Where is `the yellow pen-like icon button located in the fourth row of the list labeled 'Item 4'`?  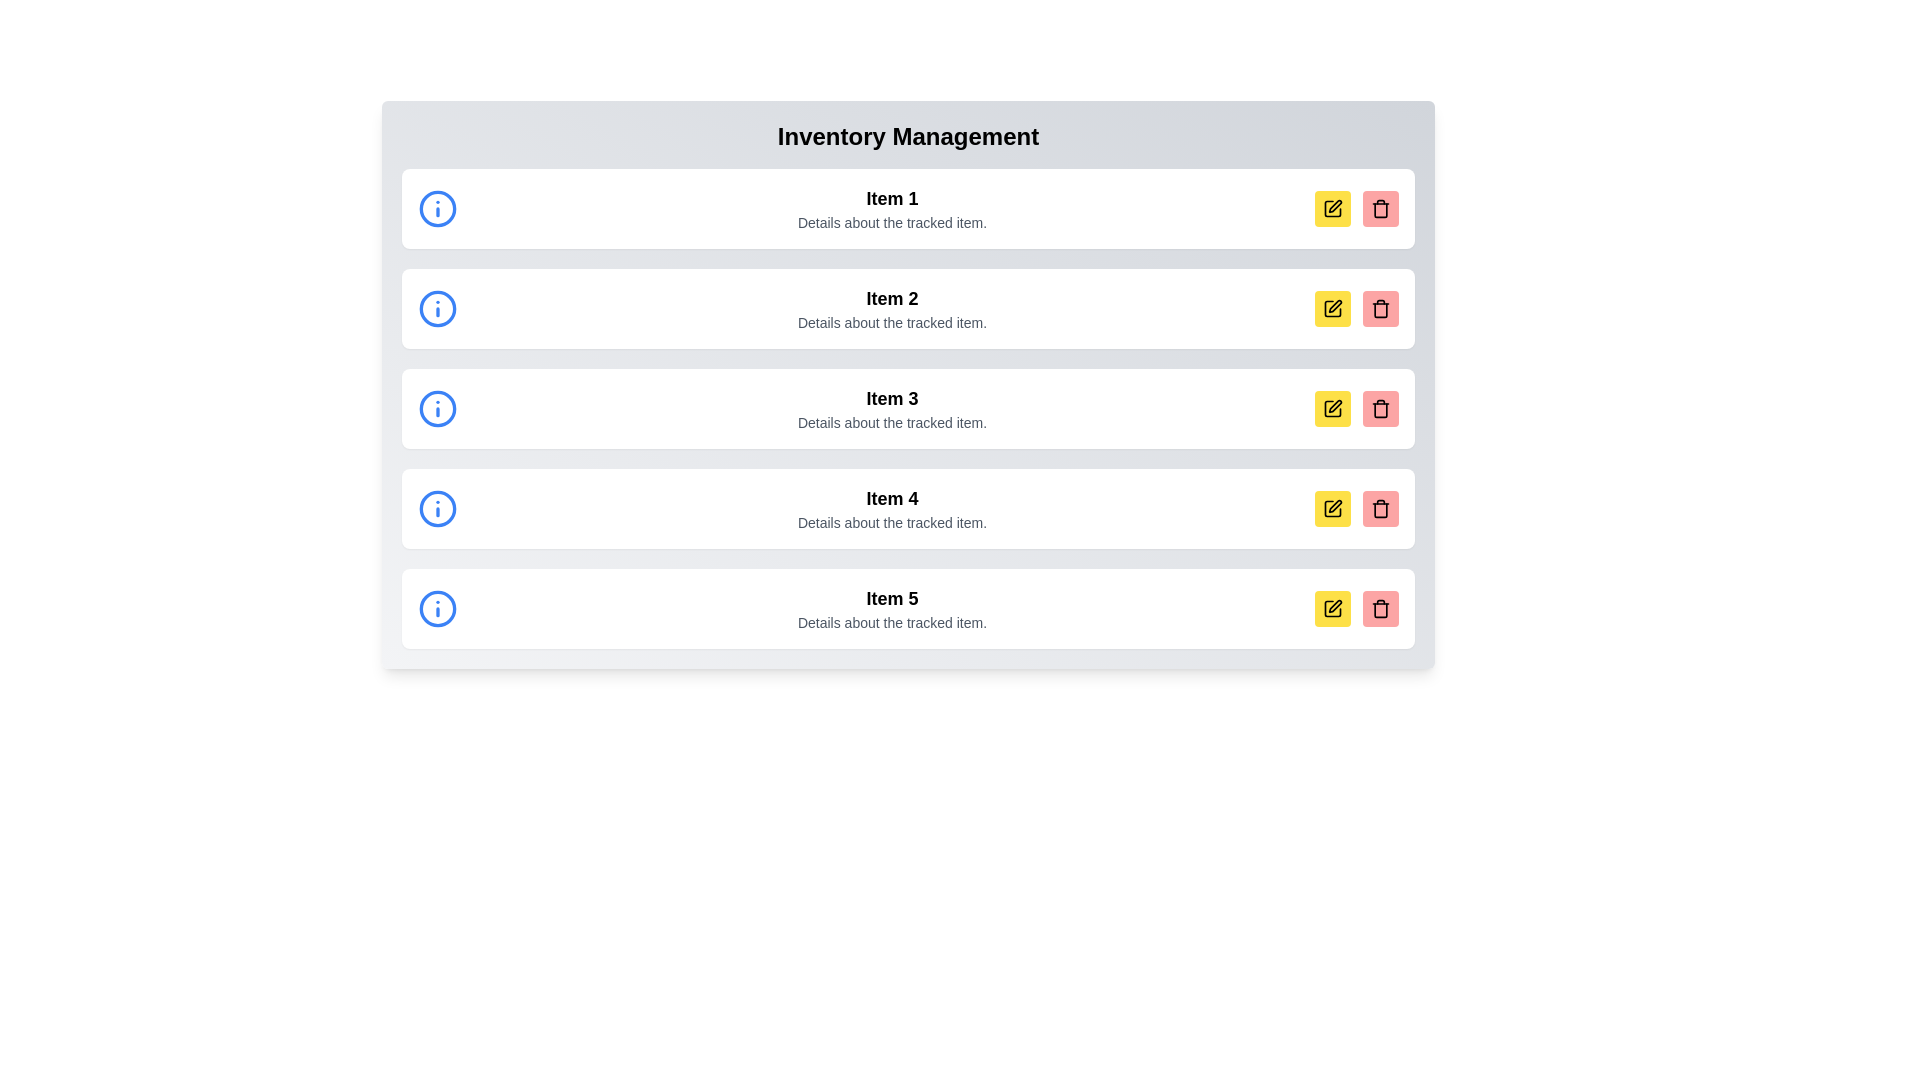
the yellow pen-like icon button located in the fourth row of the list labeled 'Item 4' is located at coordinates (1335, 505).